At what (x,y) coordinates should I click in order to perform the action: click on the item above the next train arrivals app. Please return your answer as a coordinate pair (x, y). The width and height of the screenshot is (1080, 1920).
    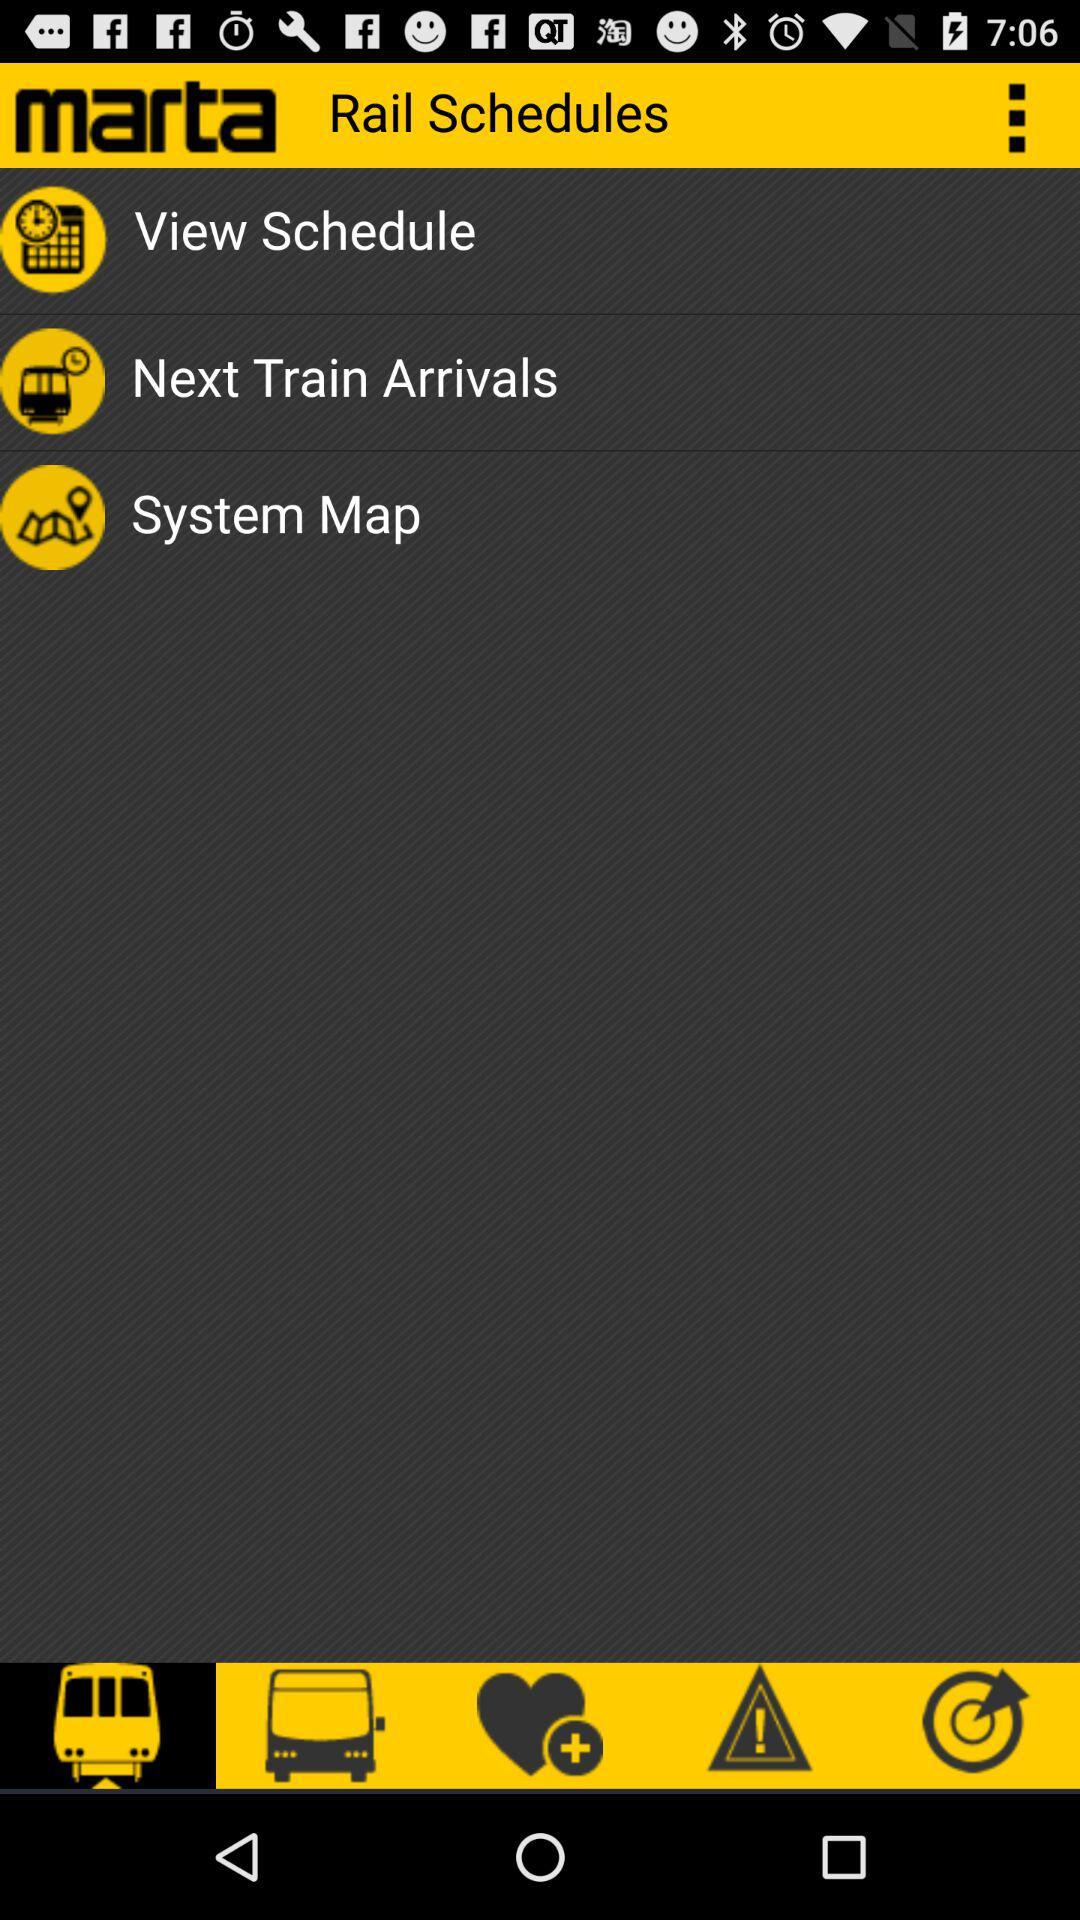
    Looking at the image, I should click on (305, 240).